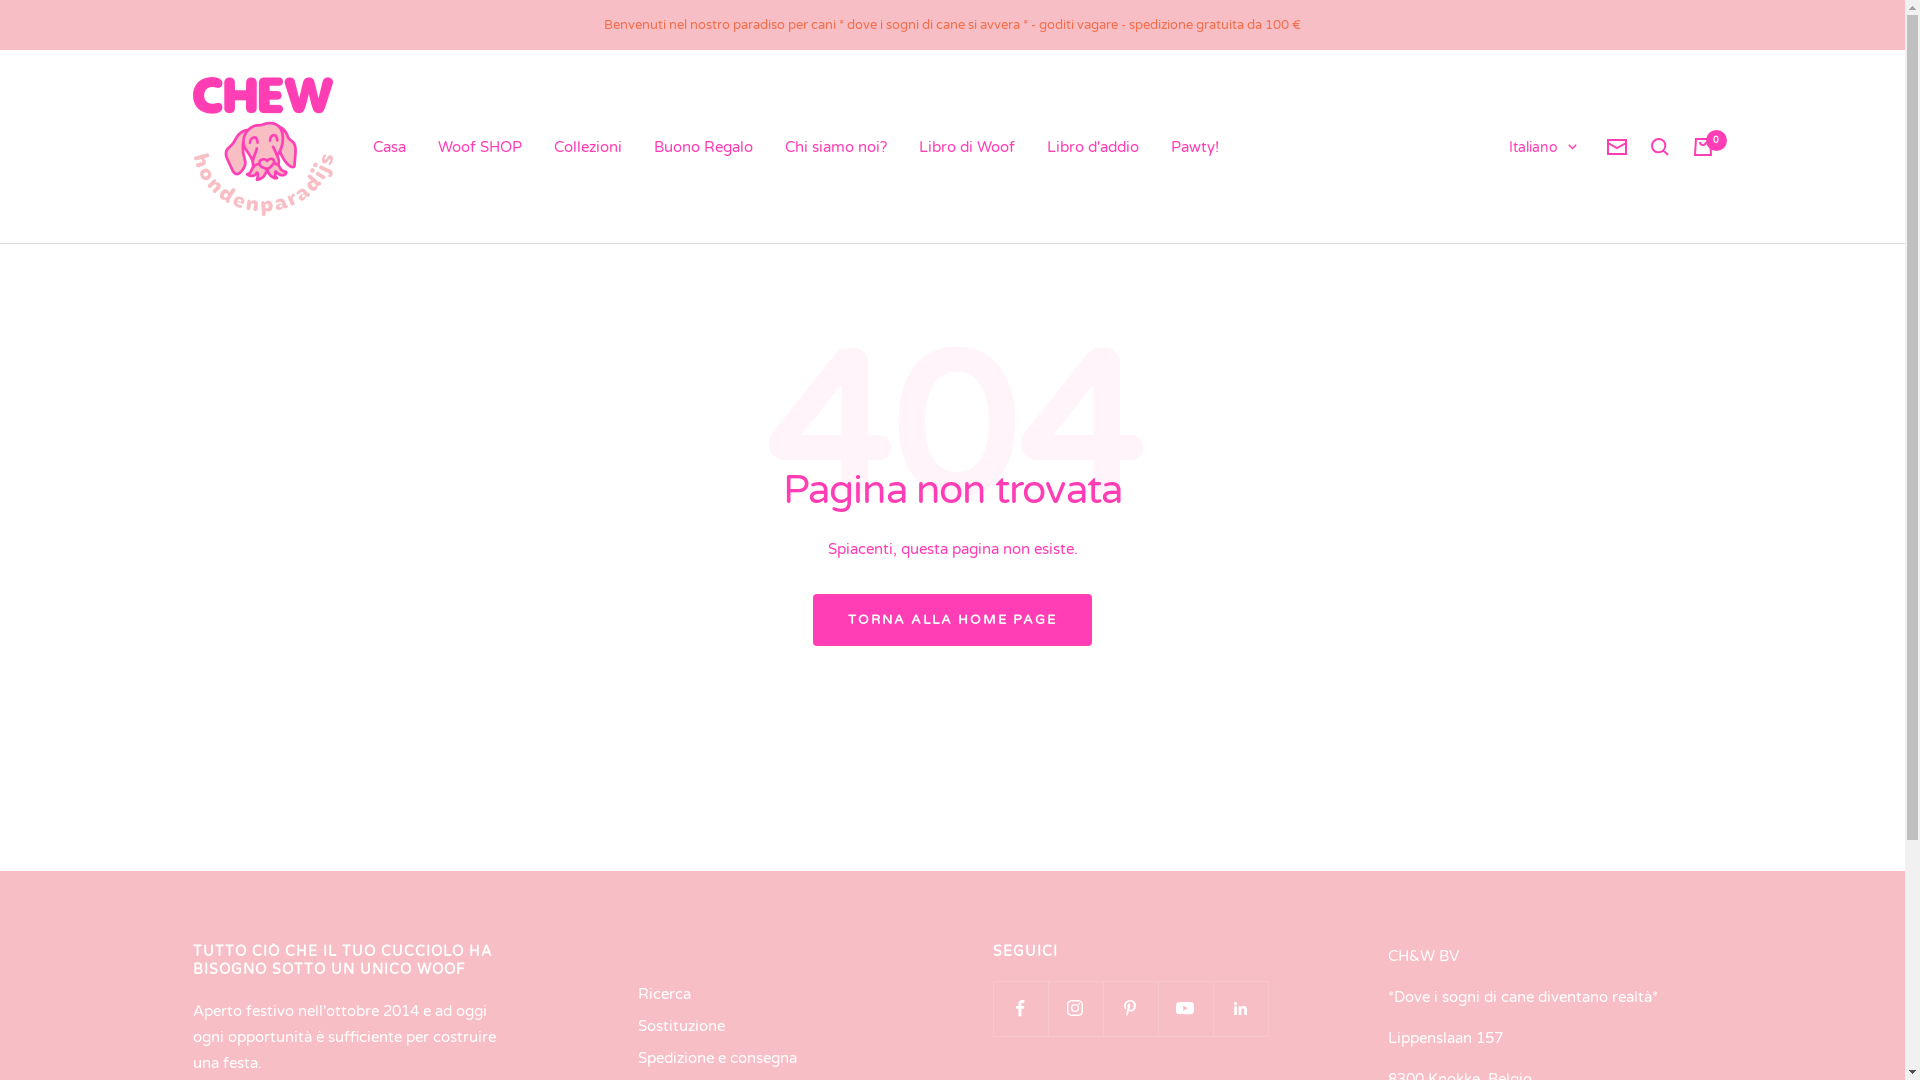 The height and width of the screenshot is (1080, 1920). Describe the element at coordinates (1090, 145) in the screenshot. I see `'Libro d'addio'` at that location.